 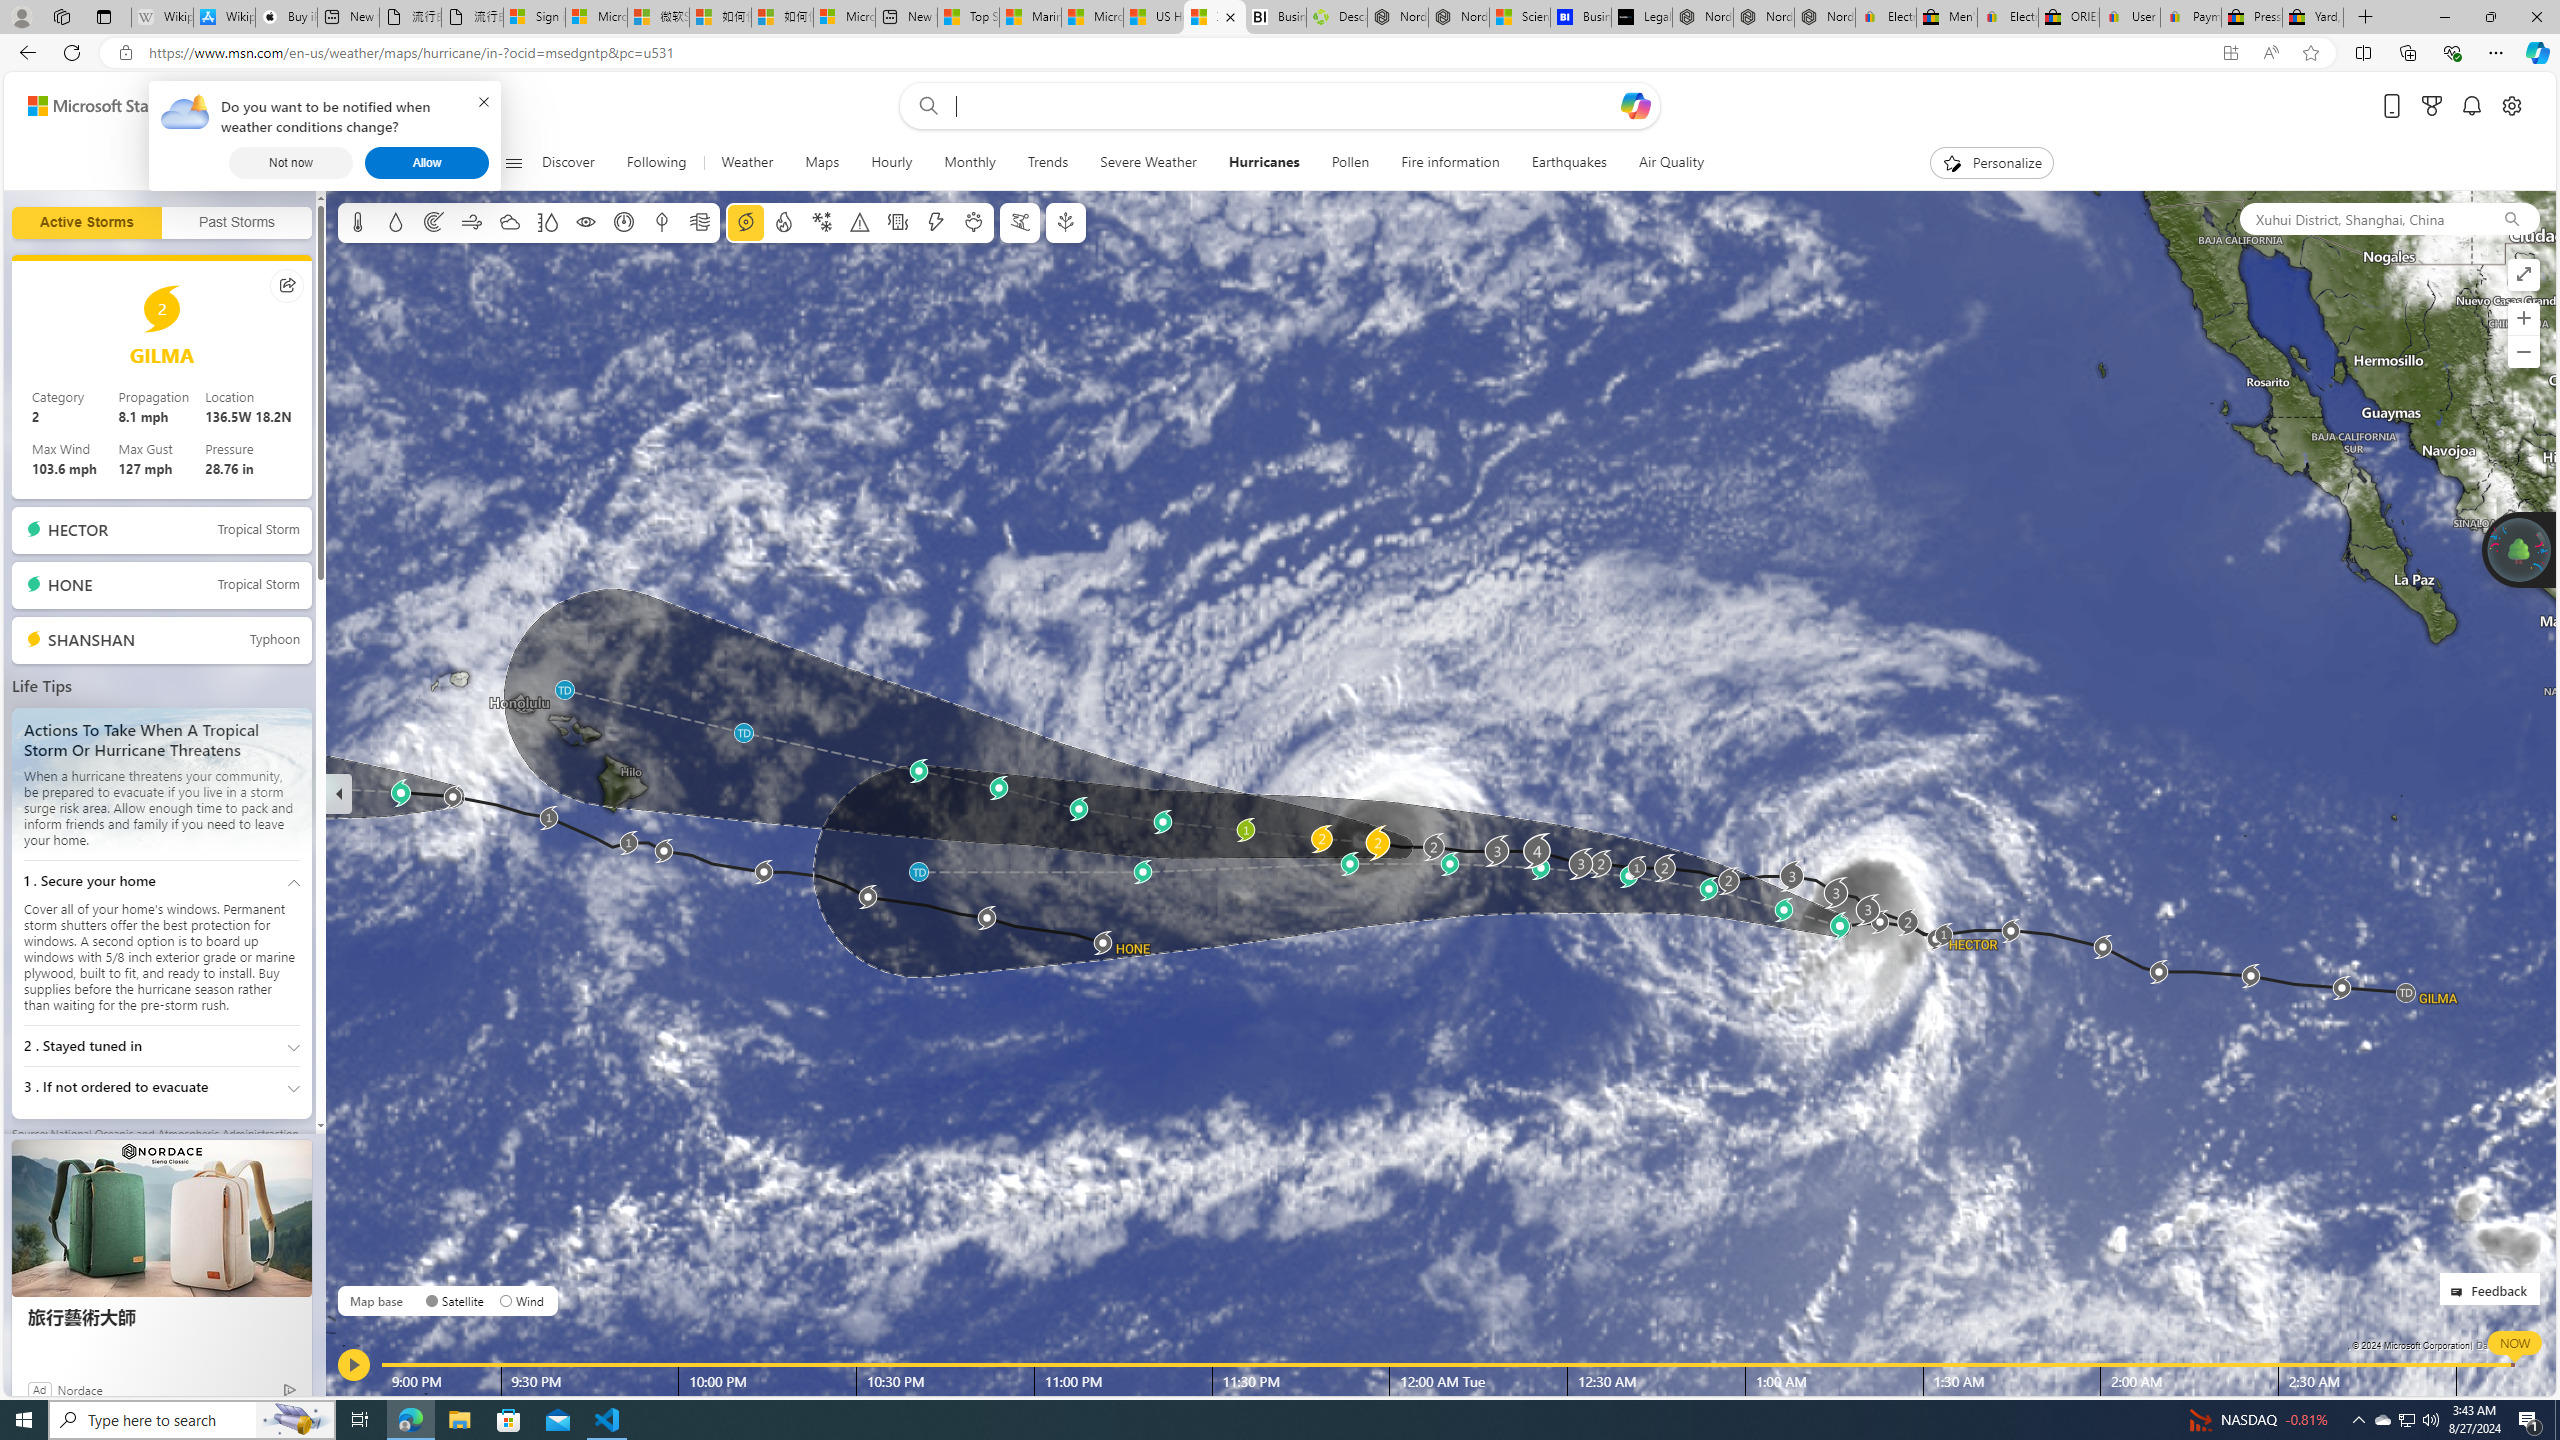 I want to click on 'Zoom in', so click(x=2523, y=317).